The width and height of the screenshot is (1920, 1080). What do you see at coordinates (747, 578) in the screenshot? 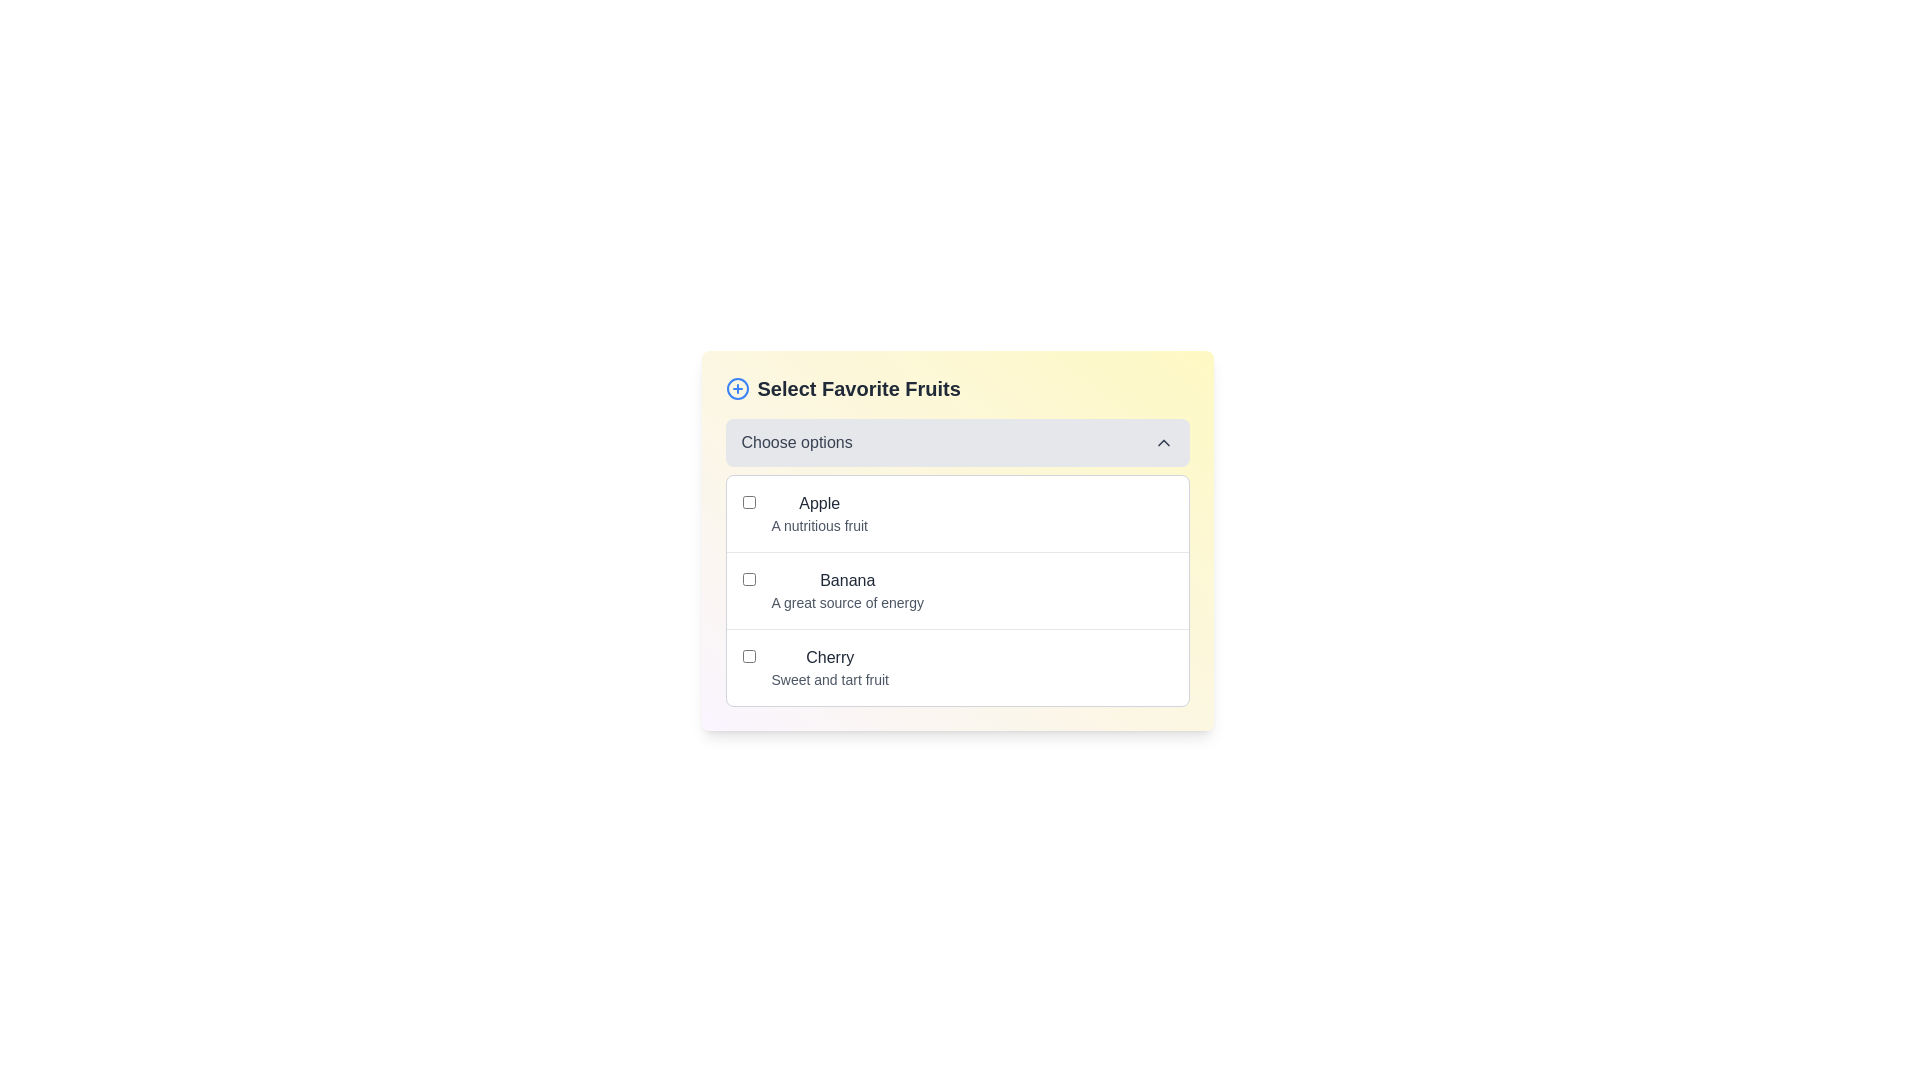
I see `the checkbox for 'Banana'` at bounding box center [747, 578].